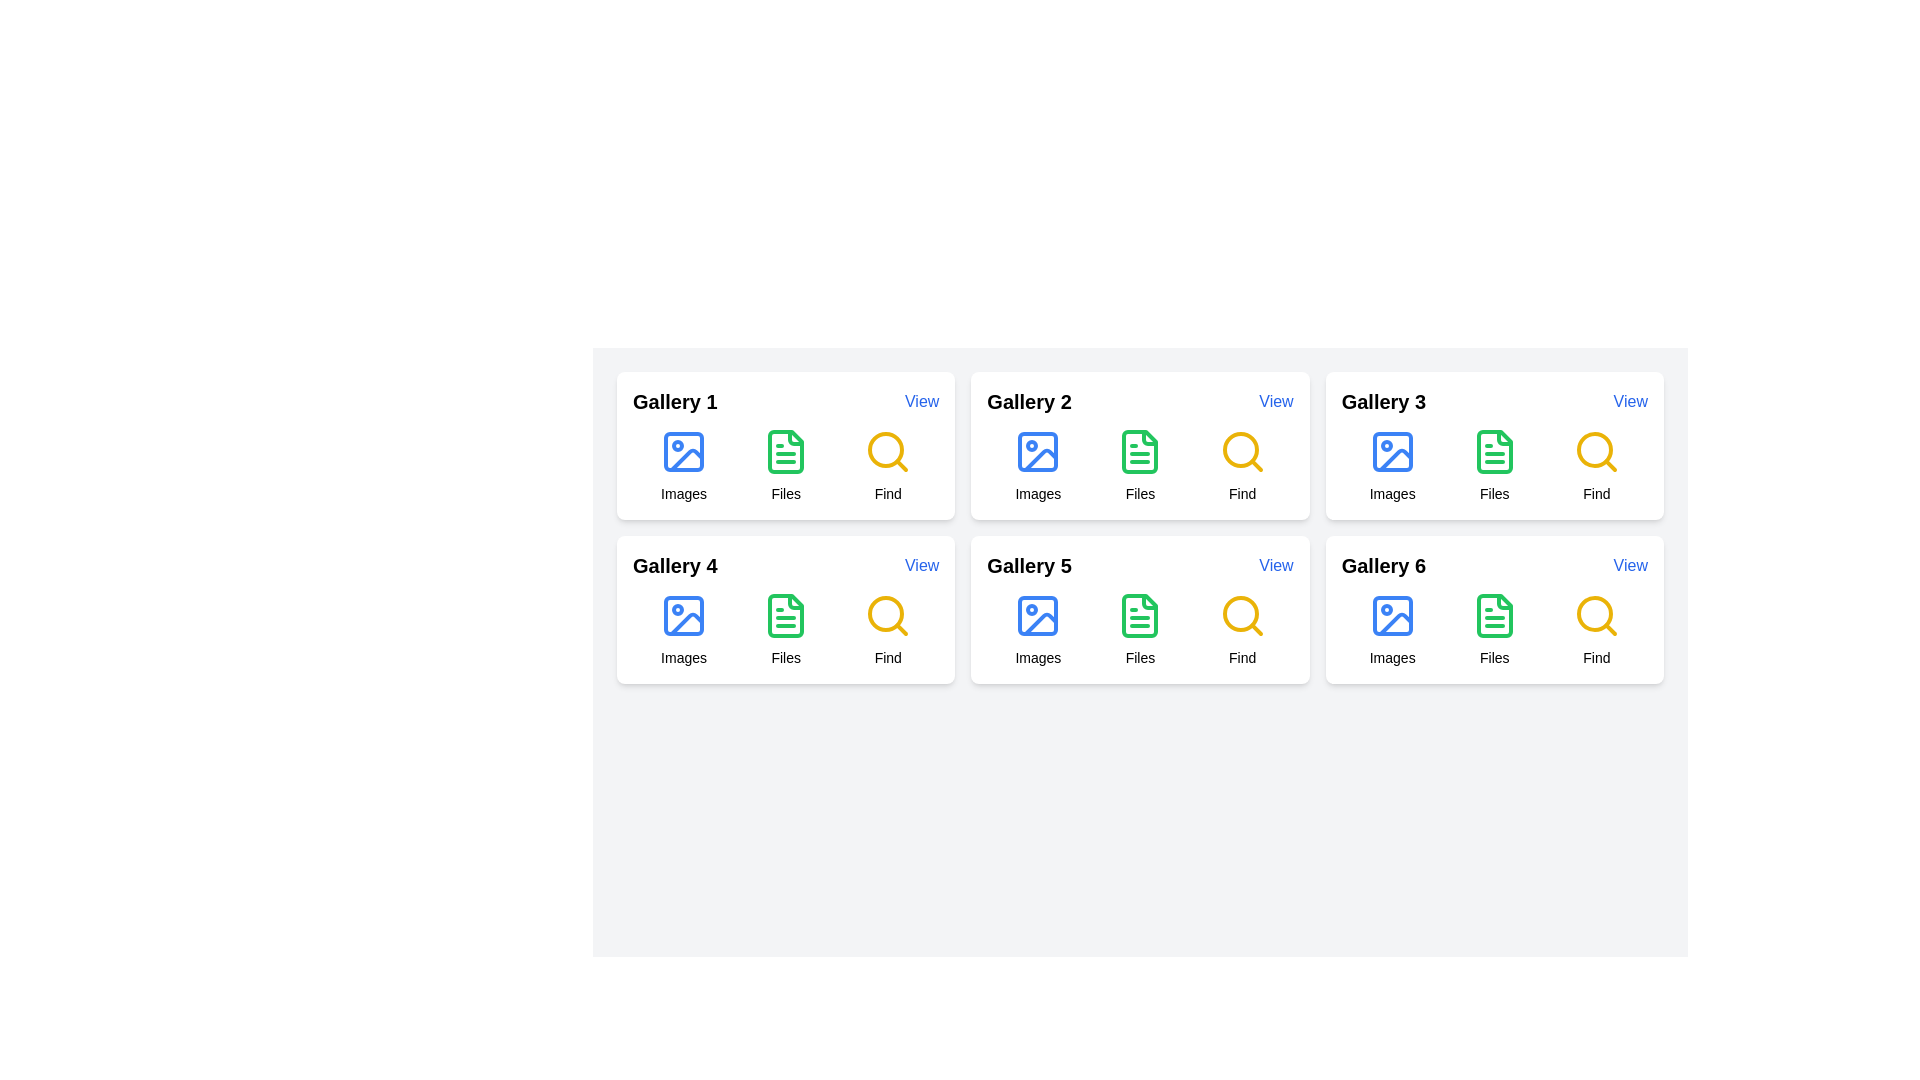 The height and width of the screenshot is (1080, 1920). I want to click on the small rounded rectangle inside the blue image icon of the 'Gallery 6' card, located in the second row, third column of the grid layout, so click(1391, 615).